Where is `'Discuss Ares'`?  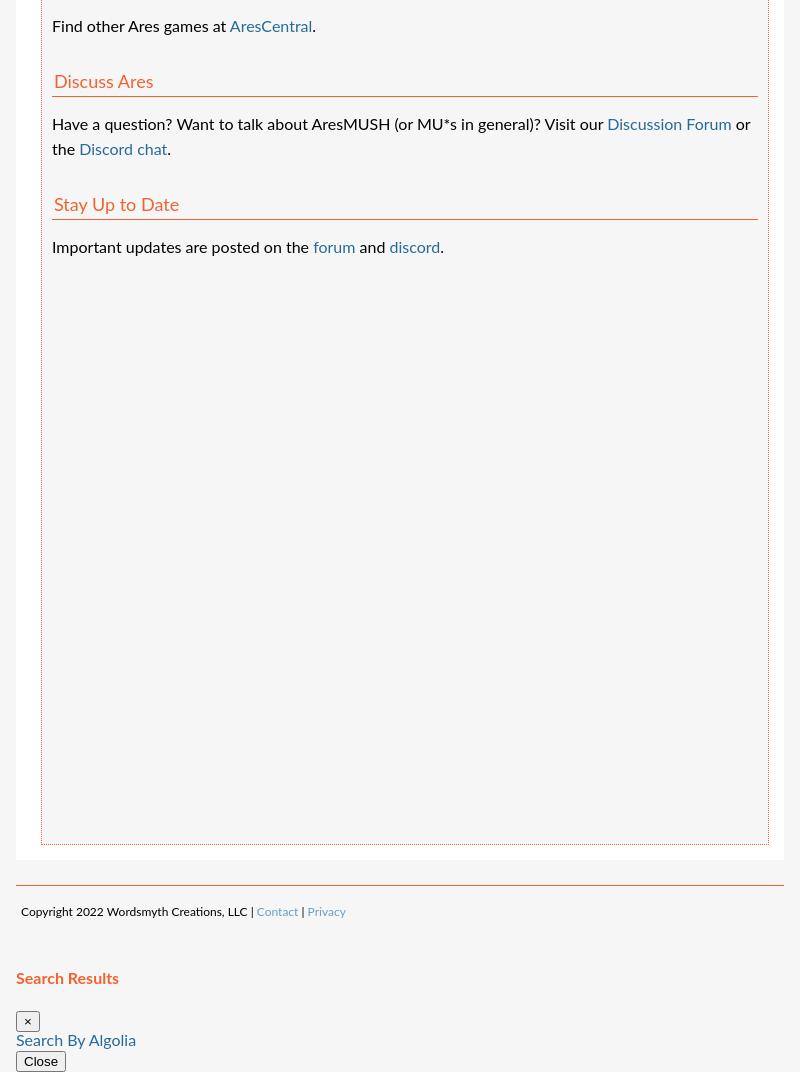 'Discuss Ares' is located at coordinates (102, 82).